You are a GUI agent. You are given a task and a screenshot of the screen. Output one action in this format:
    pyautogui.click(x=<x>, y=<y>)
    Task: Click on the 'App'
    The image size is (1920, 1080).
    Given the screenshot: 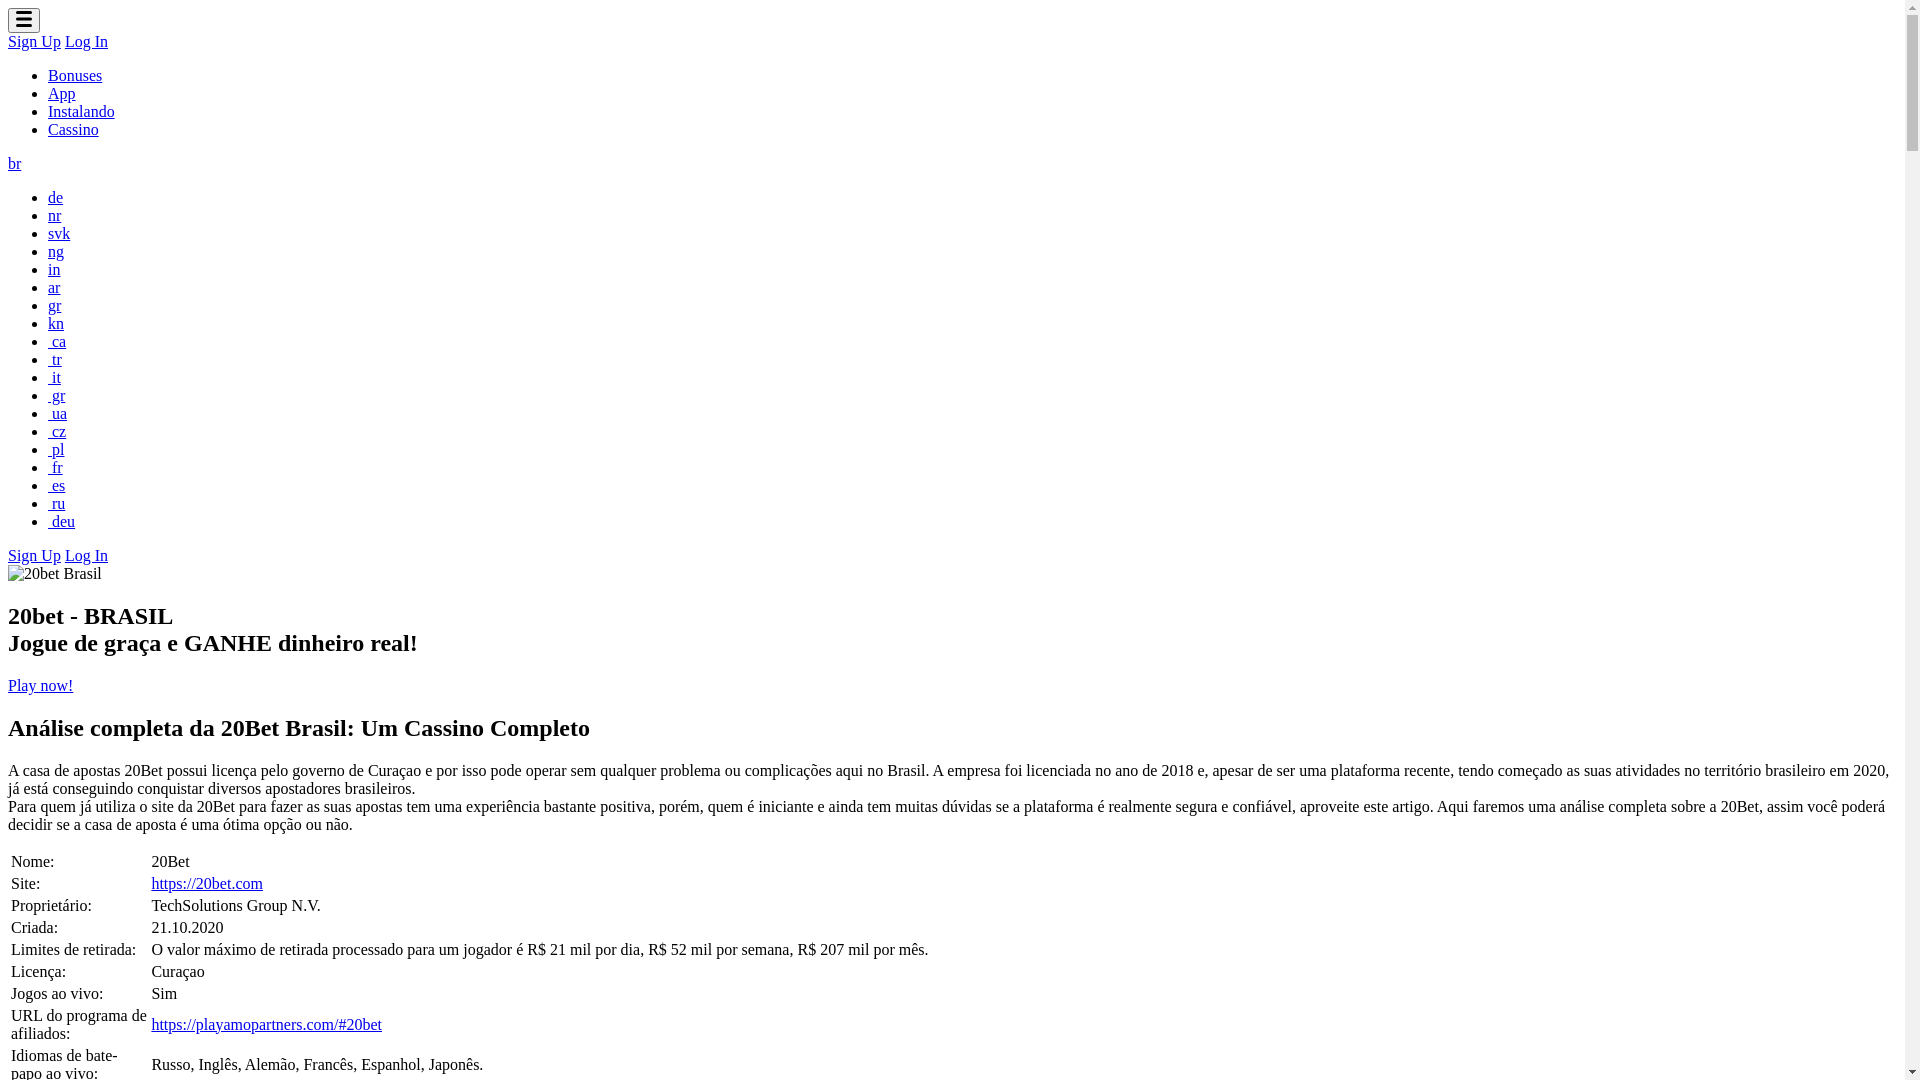 What is the action you would take?
    pyautogui.click(x=62, y=93)
    